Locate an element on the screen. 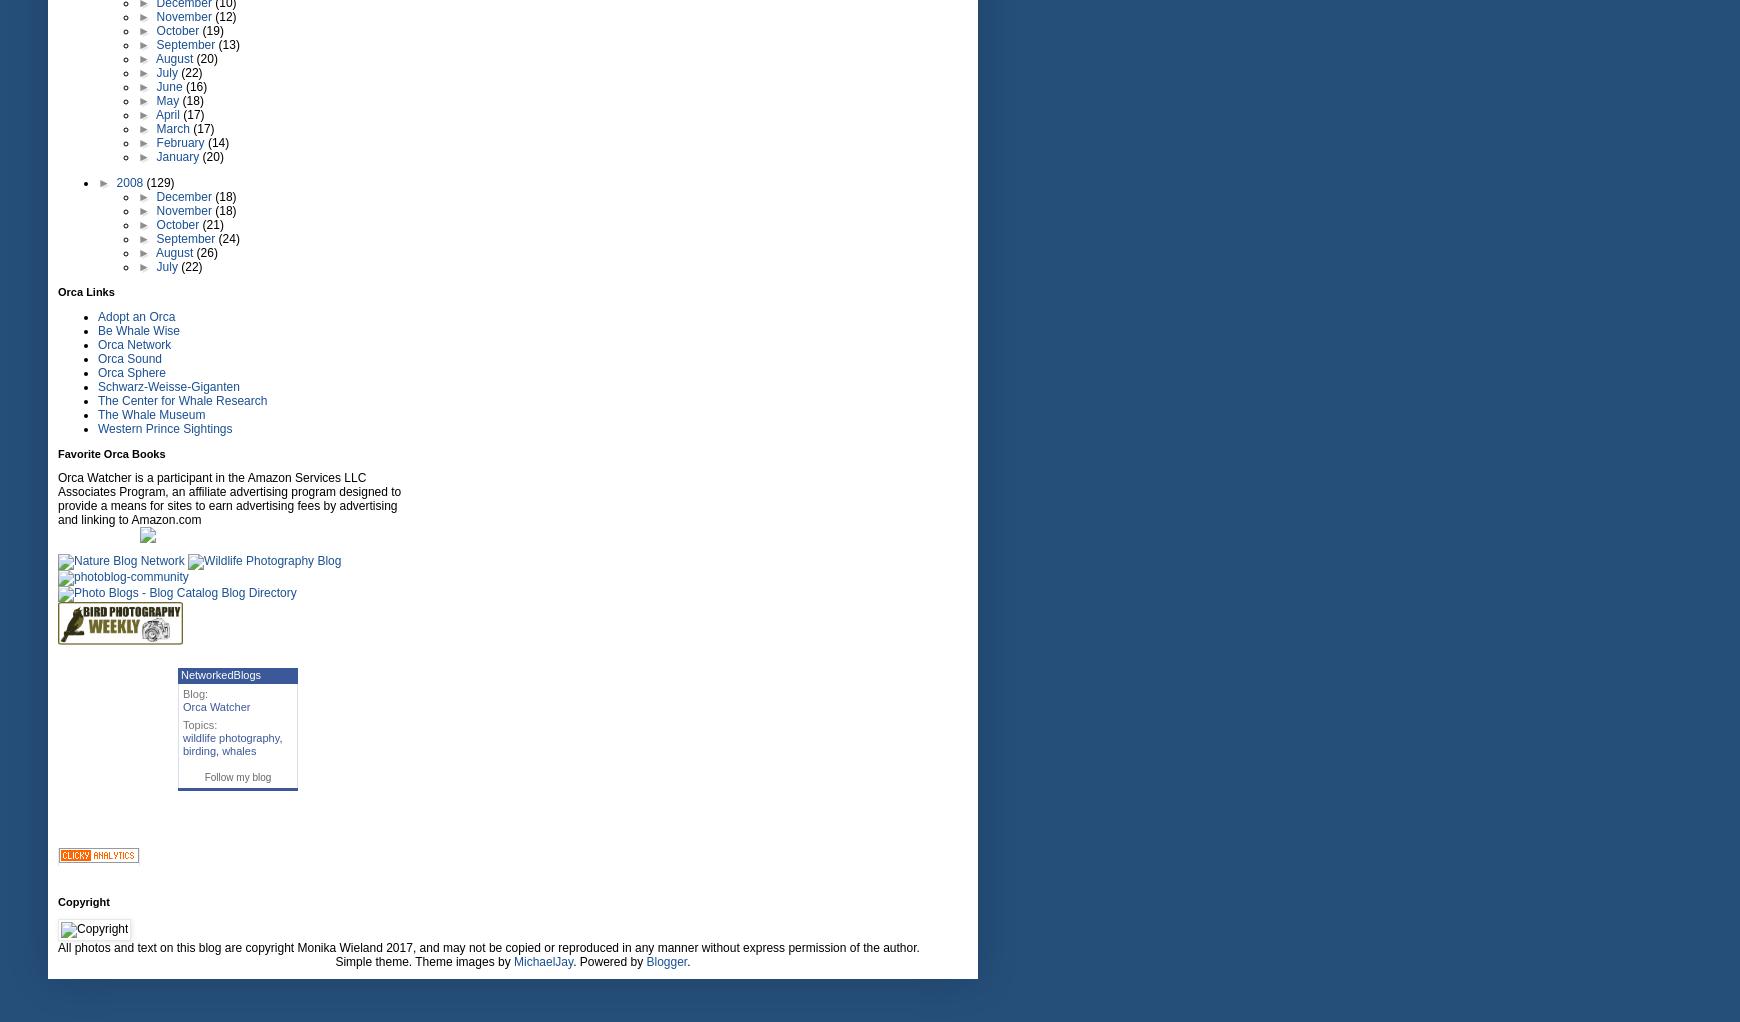  'January' is located at coordinates (178, 155).